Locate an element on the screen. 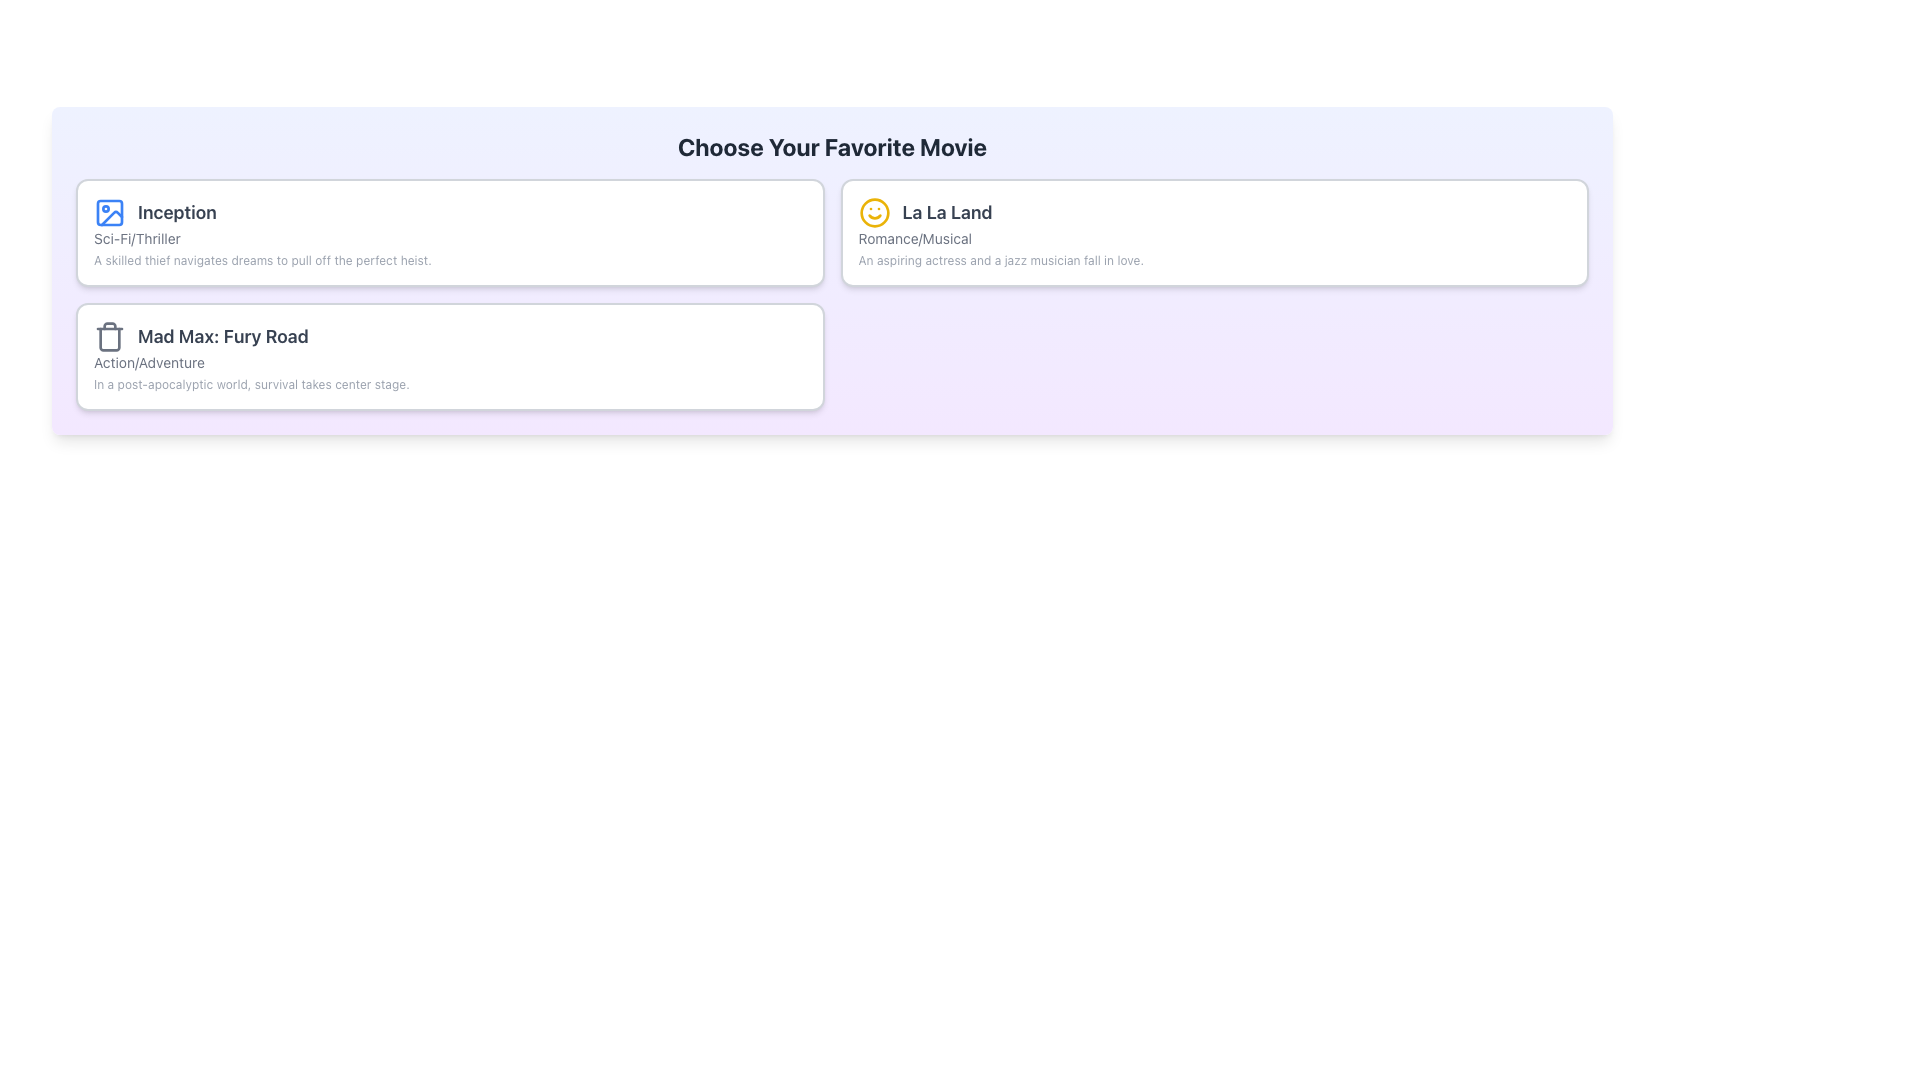  the prominently displayed text 'Choose Your Favorite Movie' which serves as the title at the top of the section is located at coordinates (832, 145).